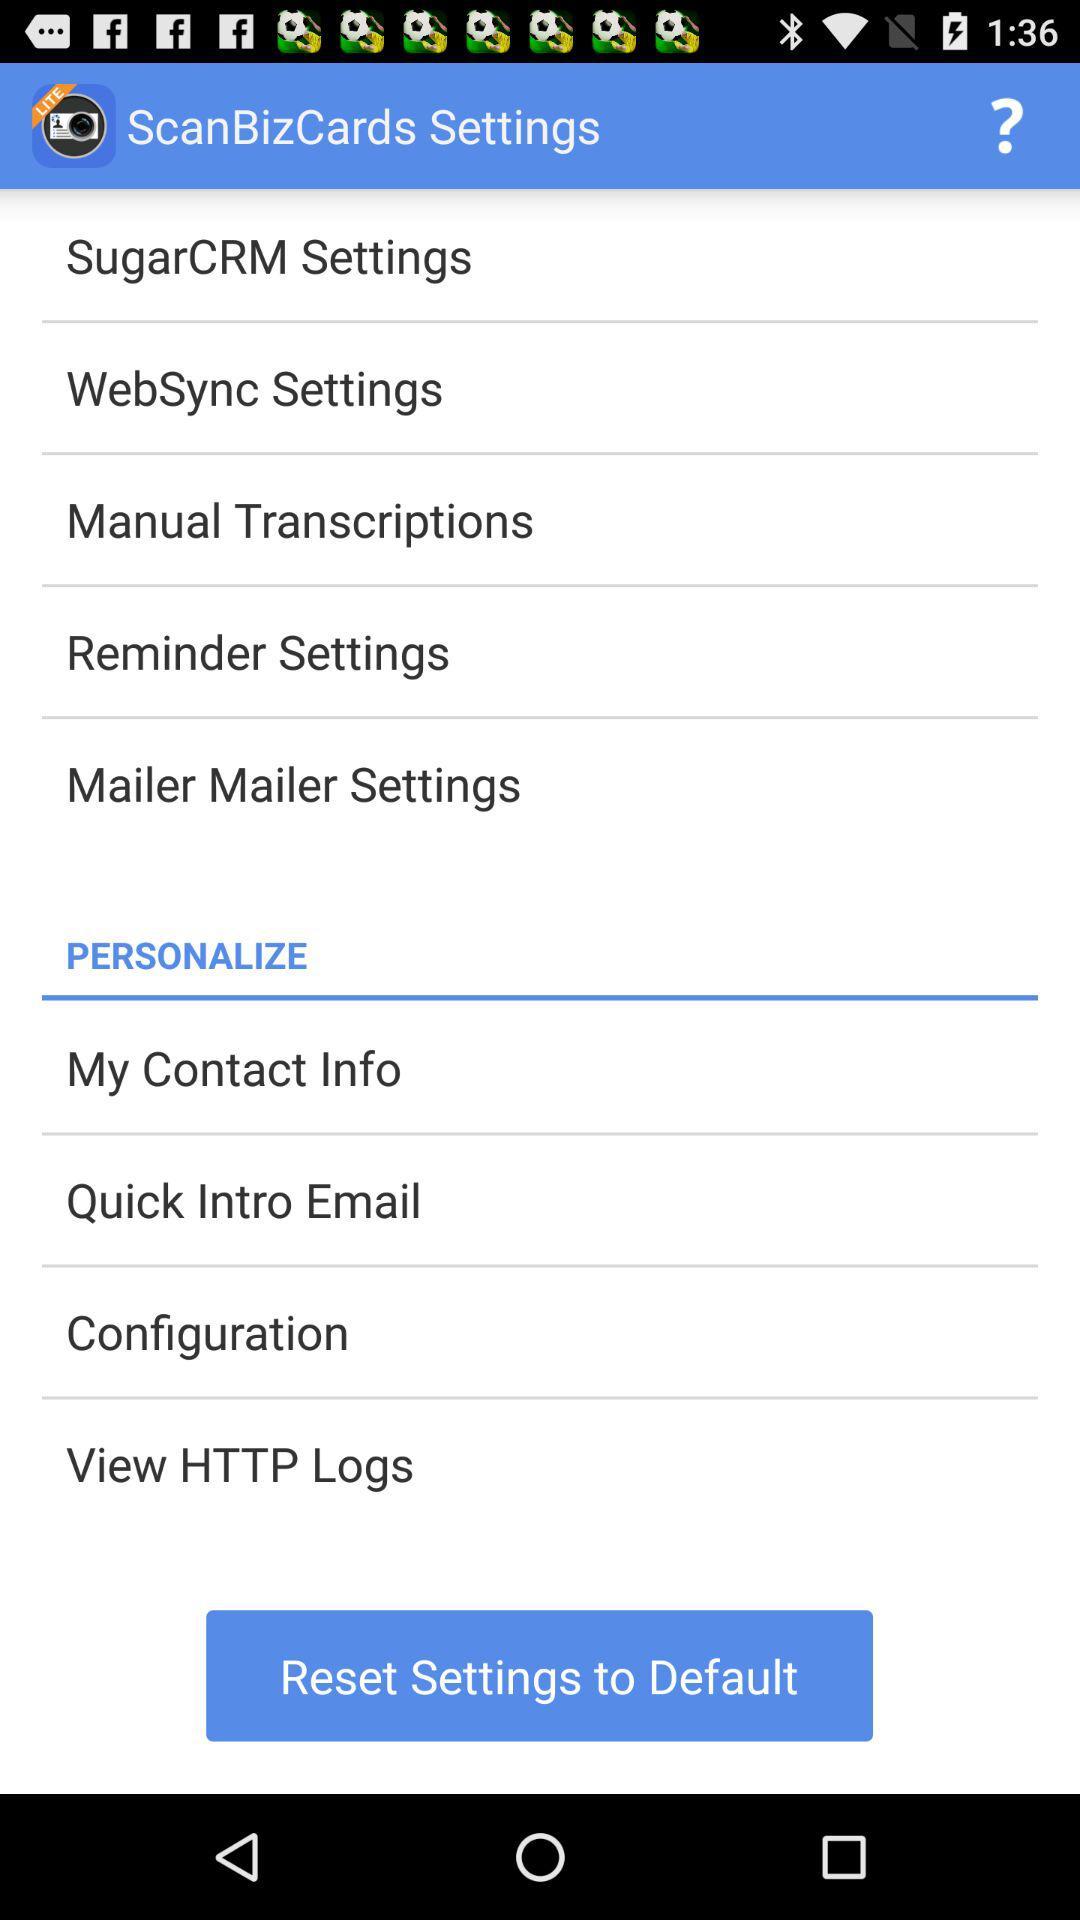  What do you see at coordinates (551, 1199) in the screenshot?
I see `icon below my contact info app` at bounding box center [551, 1199].